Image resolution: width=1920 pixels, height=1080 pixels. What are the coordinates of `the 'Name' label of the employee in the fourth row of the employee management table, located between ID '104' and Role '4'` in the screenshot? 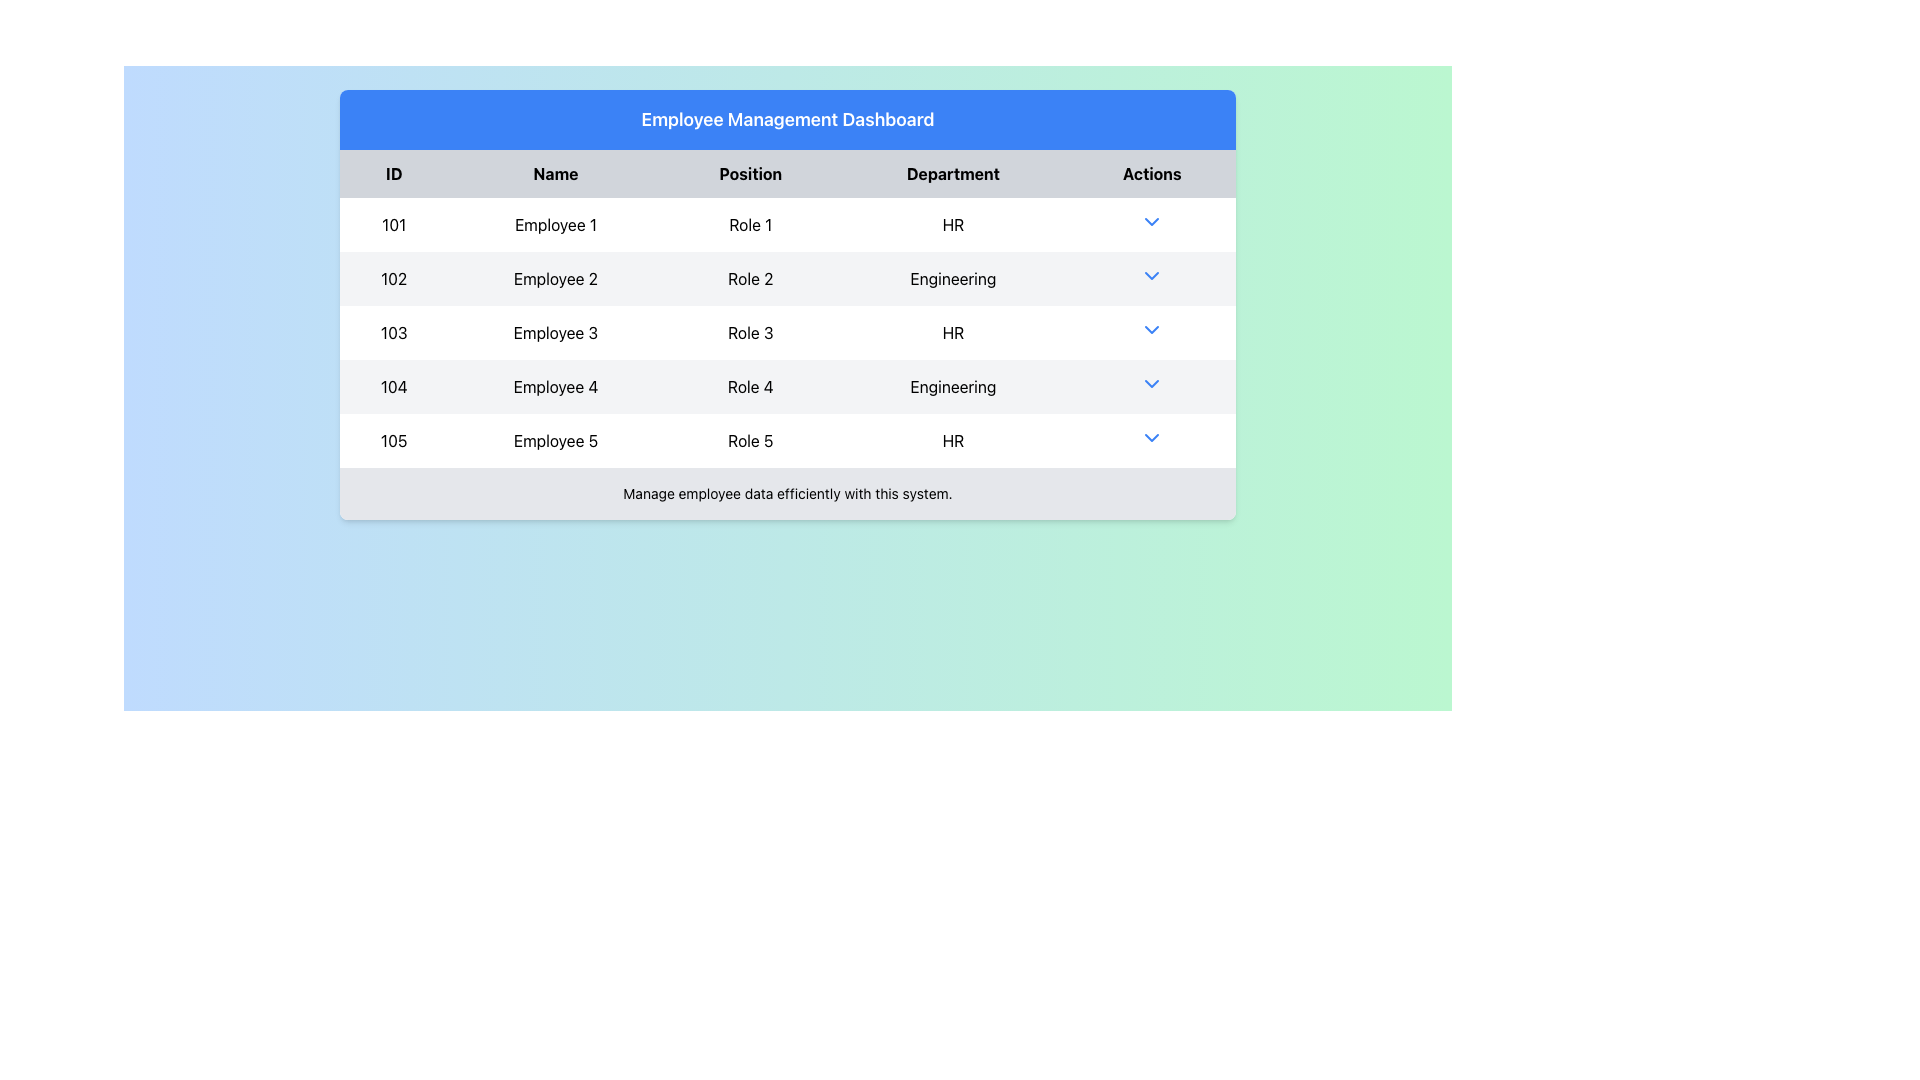 It's located at (556, 386).